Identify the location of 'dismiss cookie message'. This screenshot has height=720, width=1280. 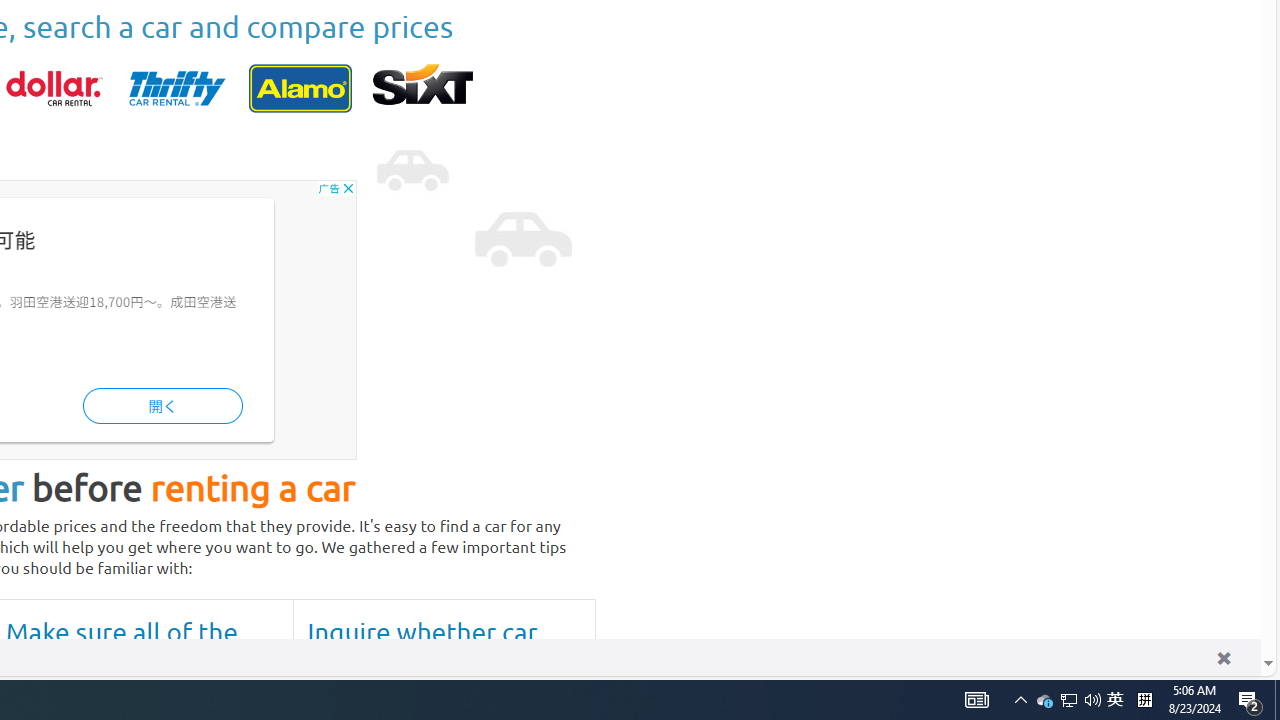
(1222, 657).